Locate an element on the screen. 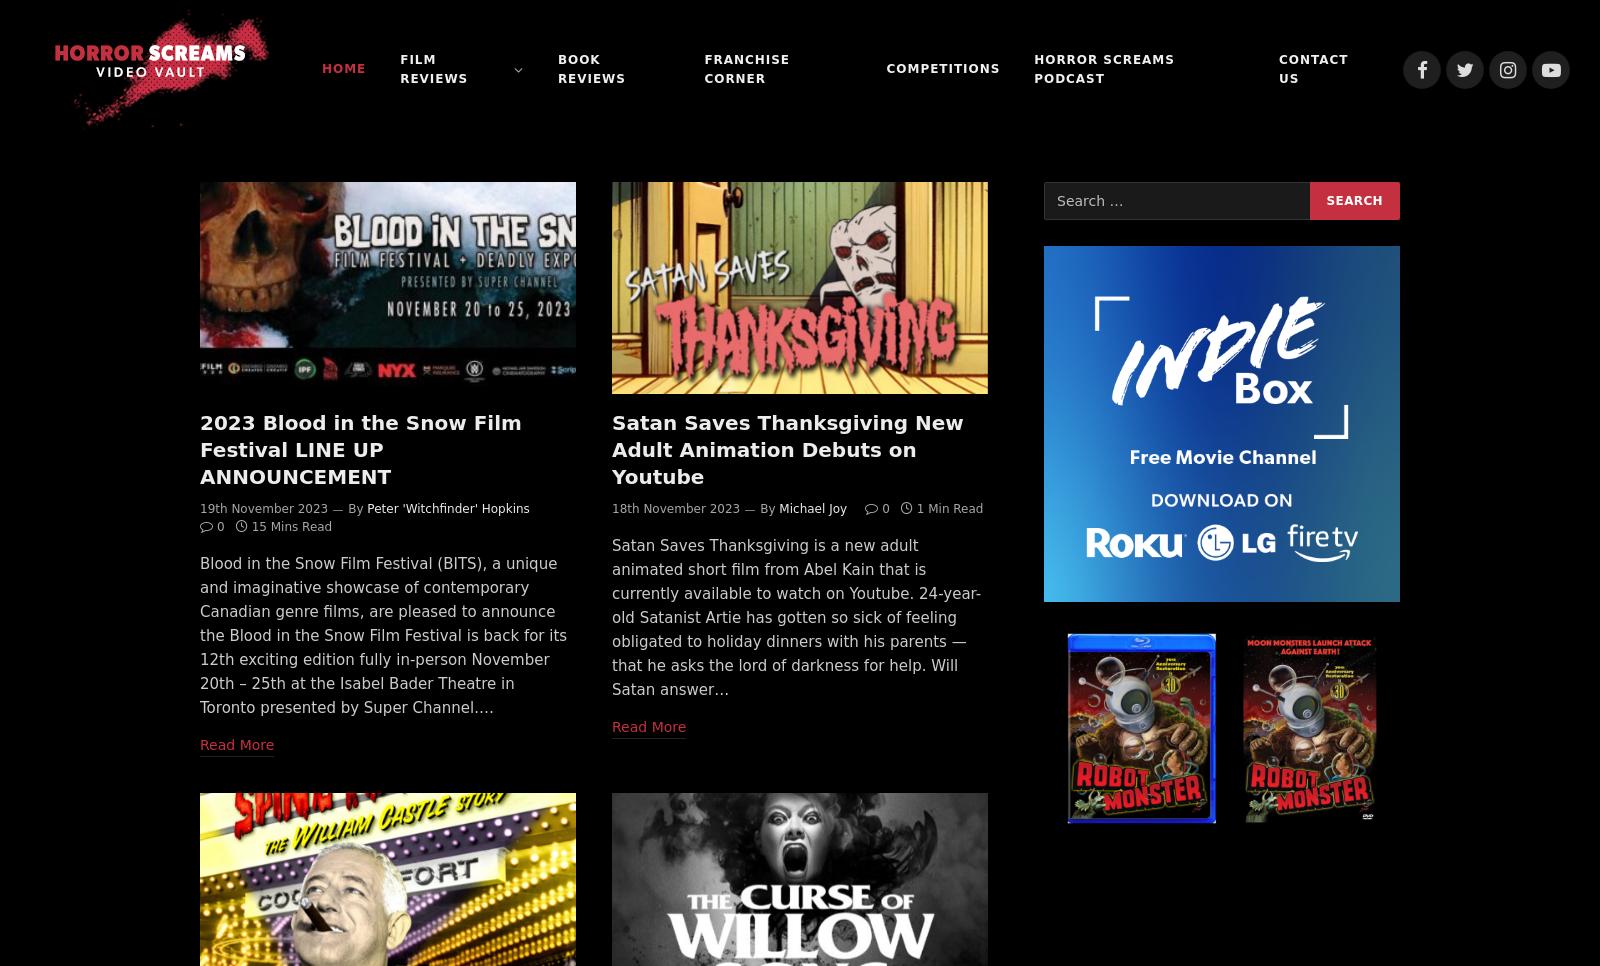 Image resolution: width=1600 pixels, height=966 pixels. '19th November 2023' is located at coordinates (264, 507).